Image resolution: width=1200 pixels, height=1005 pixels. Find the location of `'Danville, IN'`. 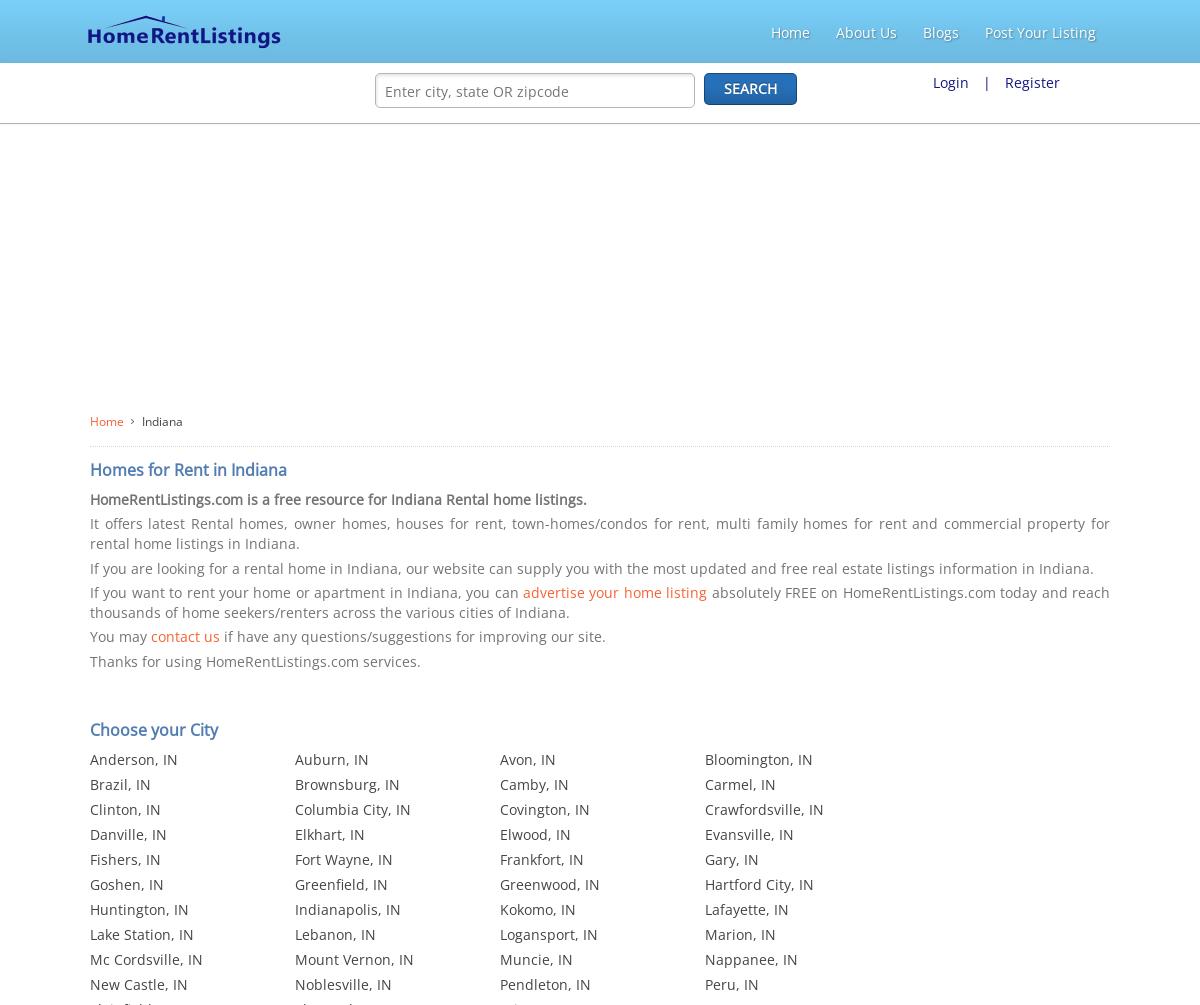

'Danville, IN' is located at coordinates (128, 834).